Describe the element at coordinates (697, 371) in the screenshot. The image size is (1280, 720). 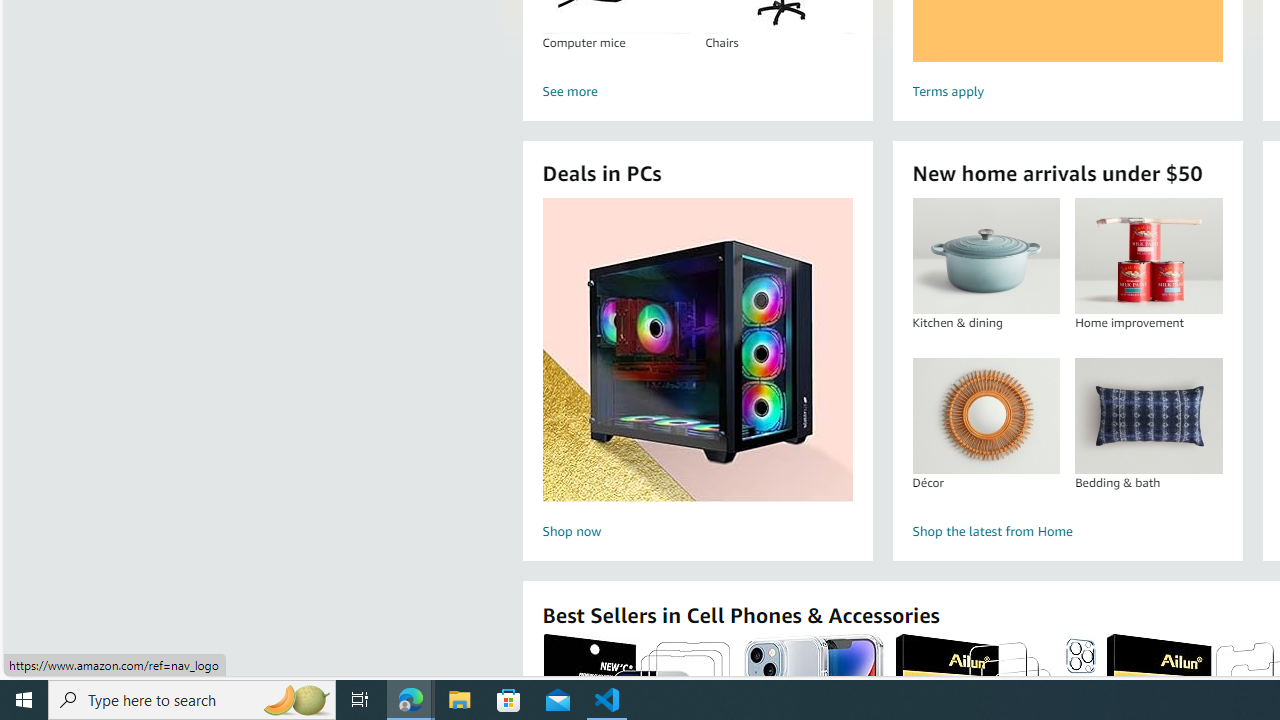
I see `'Deals in PCs Shop now'` at that location.